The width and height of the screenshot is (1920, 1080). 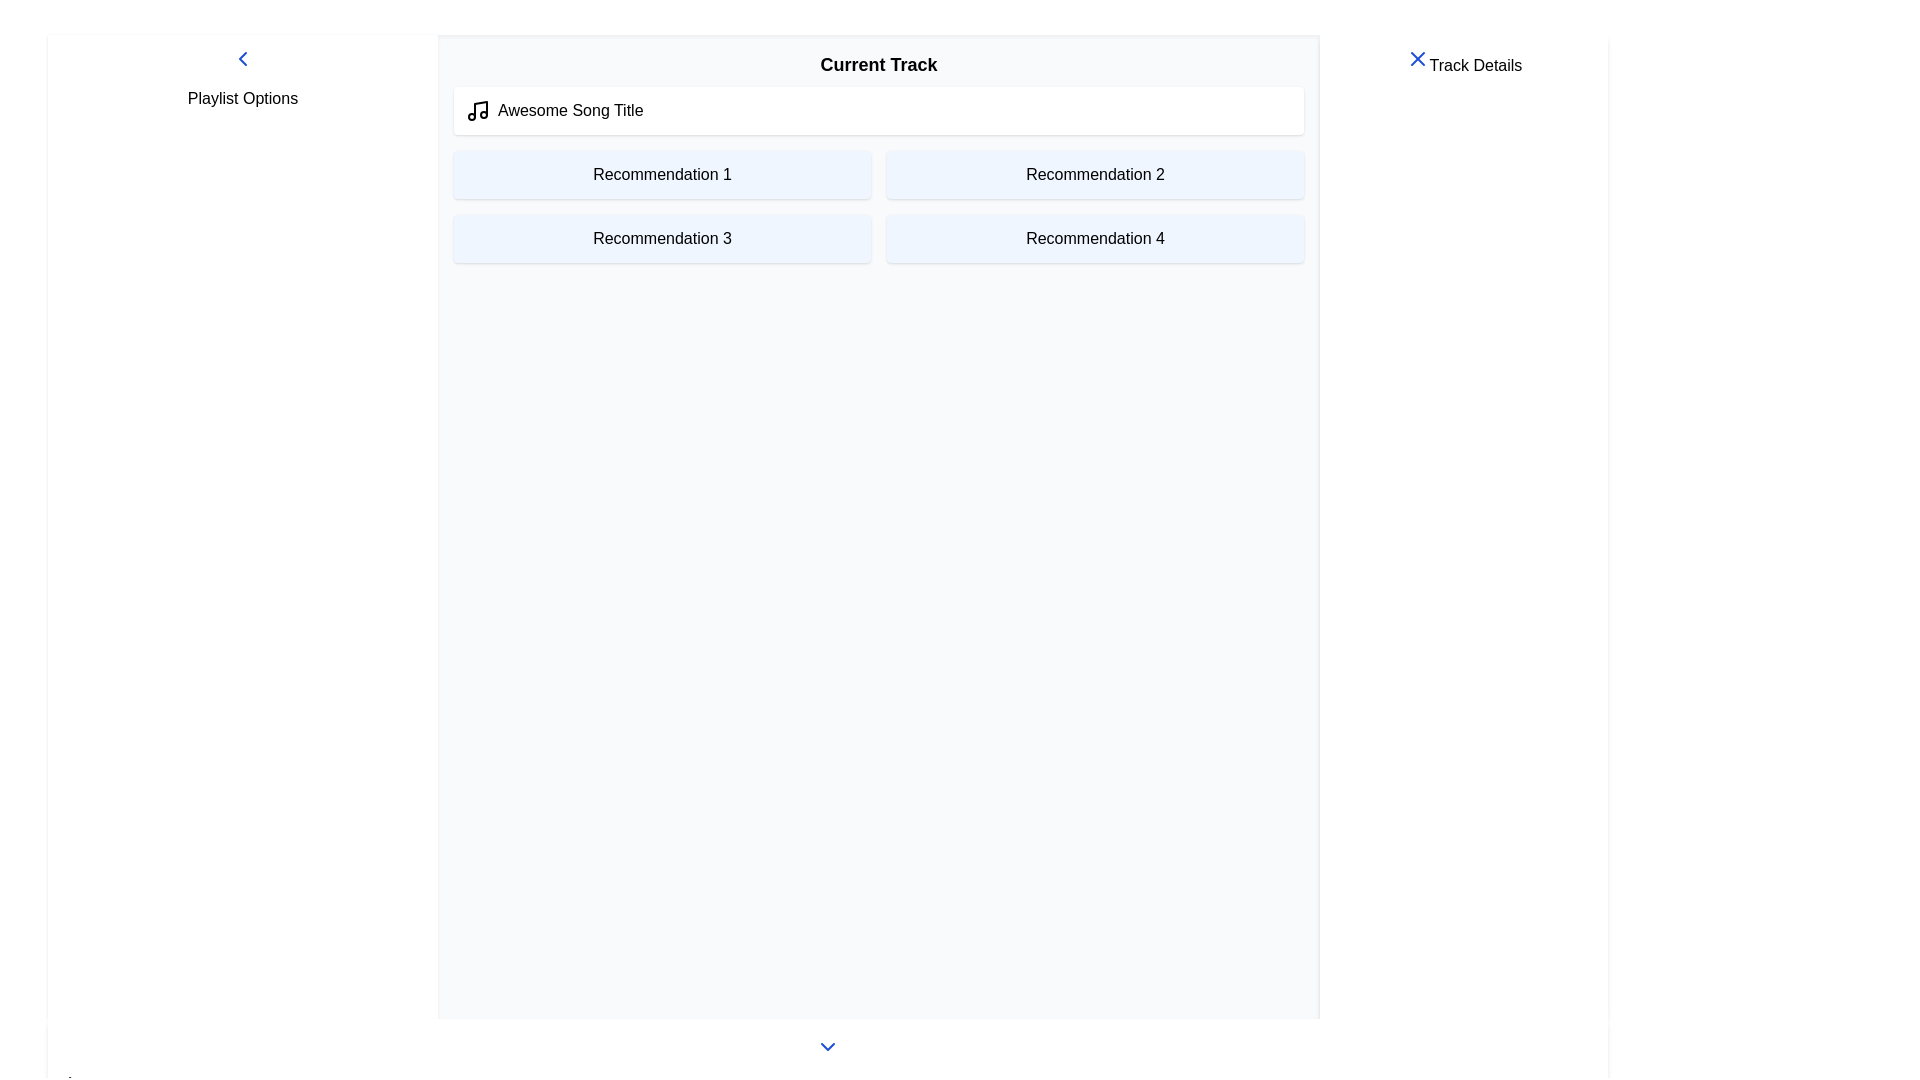 What do you see at coordinates (1094, 173) in the screenshot?
I see `the Static text card labeled 'Recommendation 2', which is a light blue rectangular card with rounded corners located in the top row, second column of a grid layout` at bounding box center [1094, 173].